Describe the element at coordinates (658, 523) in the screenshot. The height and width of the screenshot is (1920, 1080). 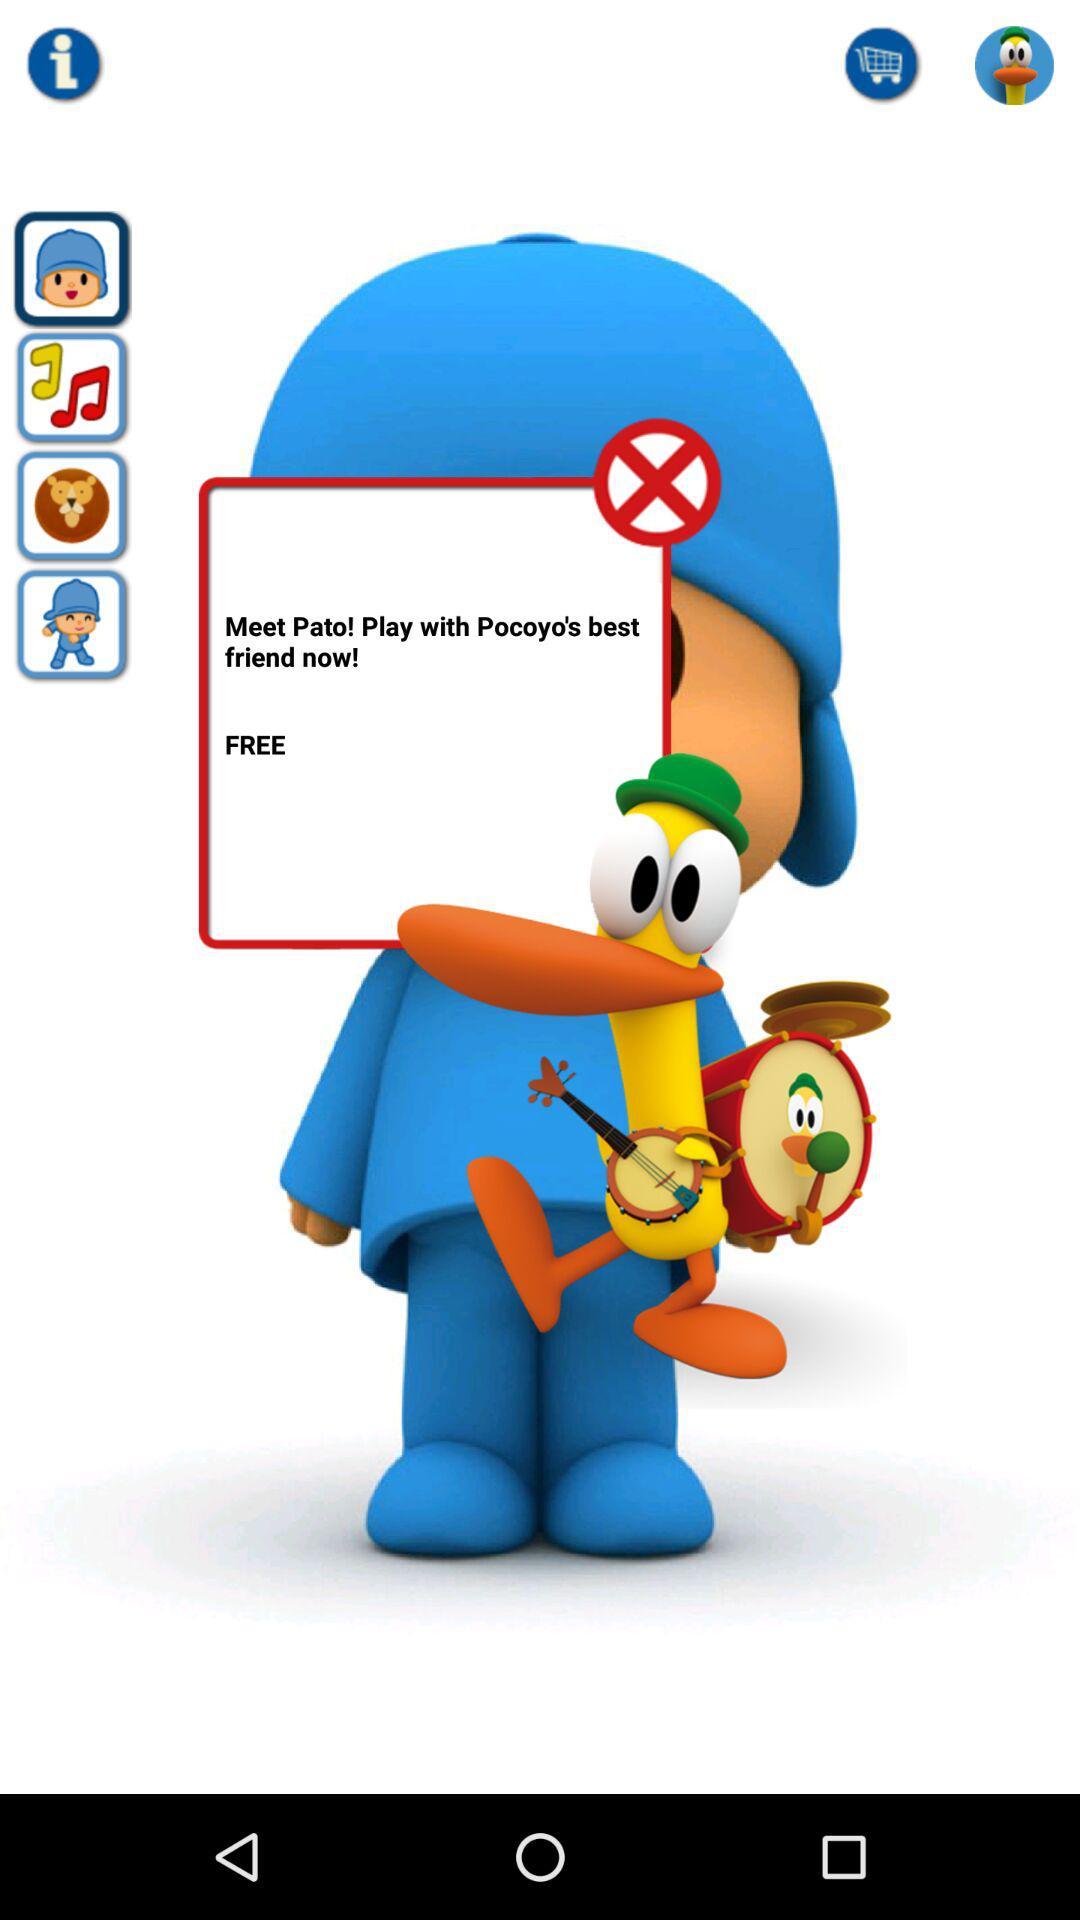
I see `the close icon` at that location.